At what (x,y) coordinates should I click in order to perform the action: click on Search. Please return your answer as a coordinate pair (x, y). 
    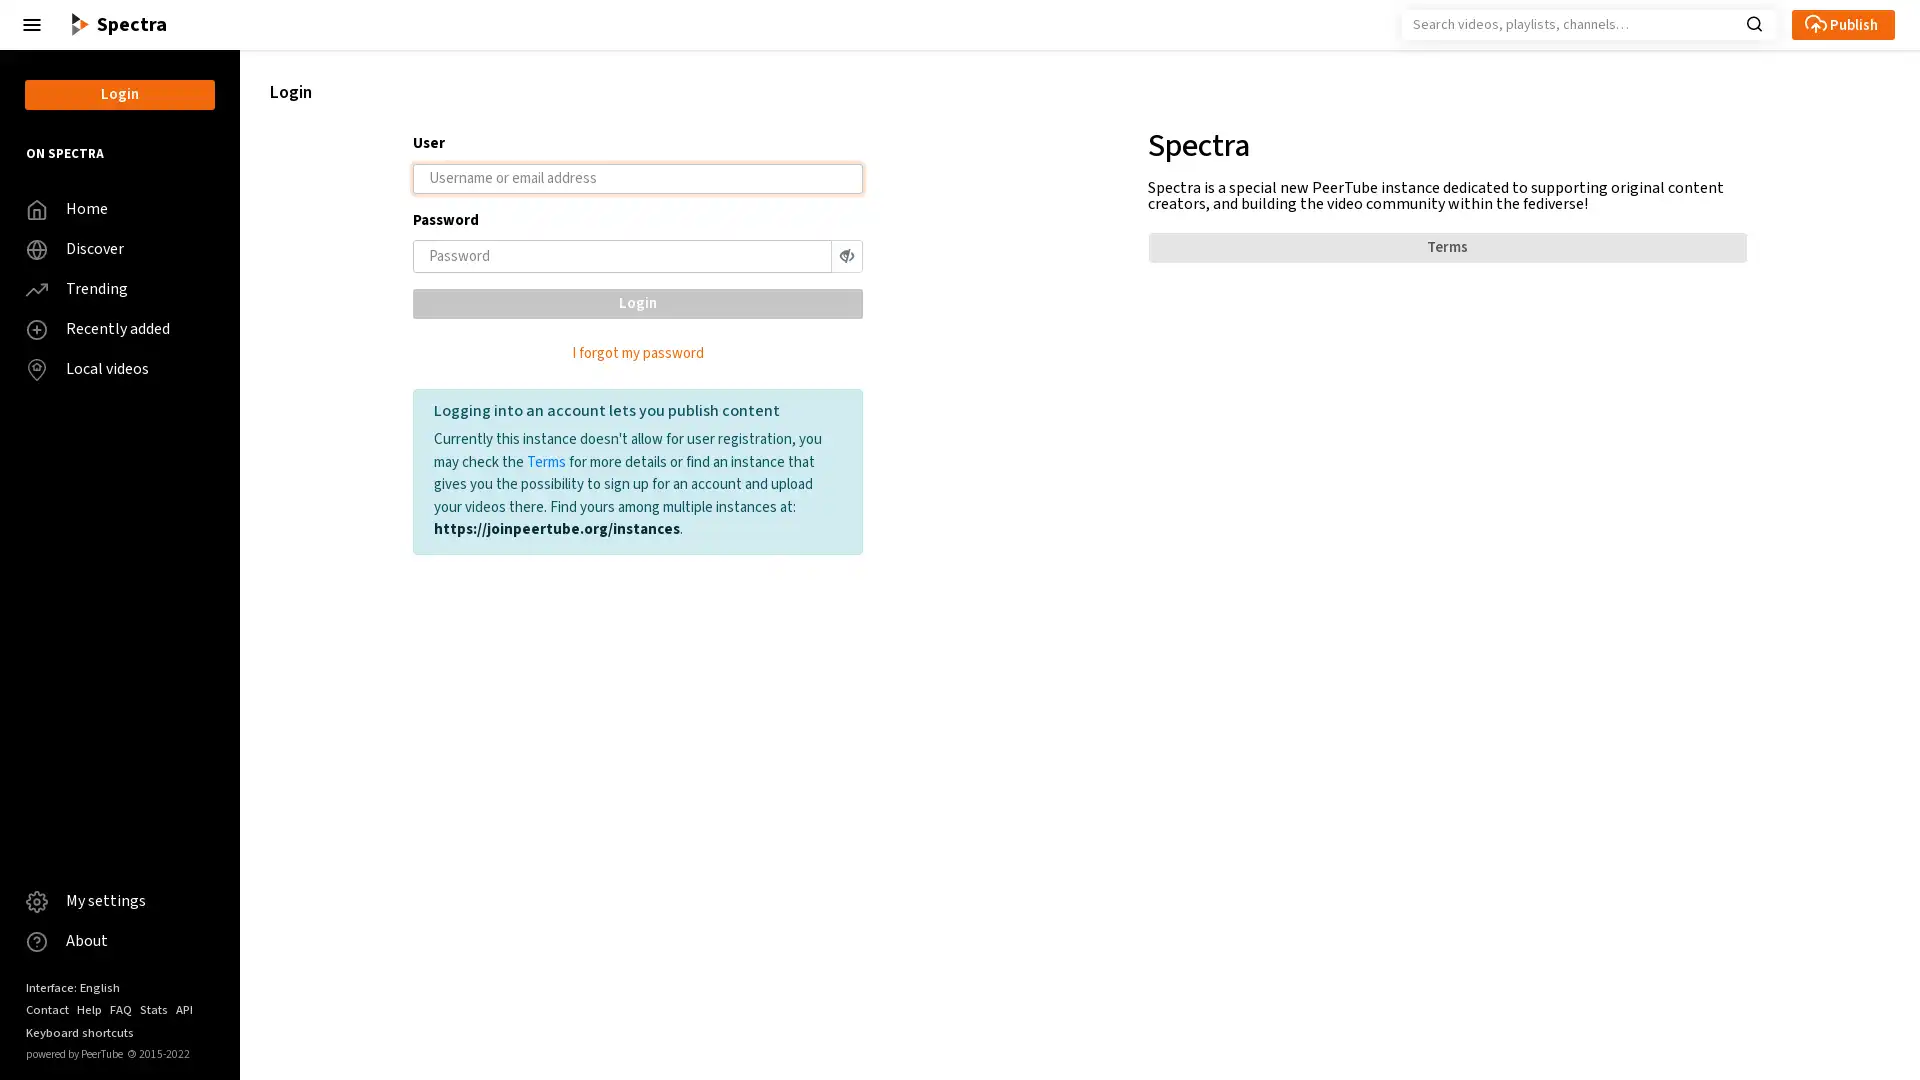
    Looking at the image, I should click on (1753, 22).